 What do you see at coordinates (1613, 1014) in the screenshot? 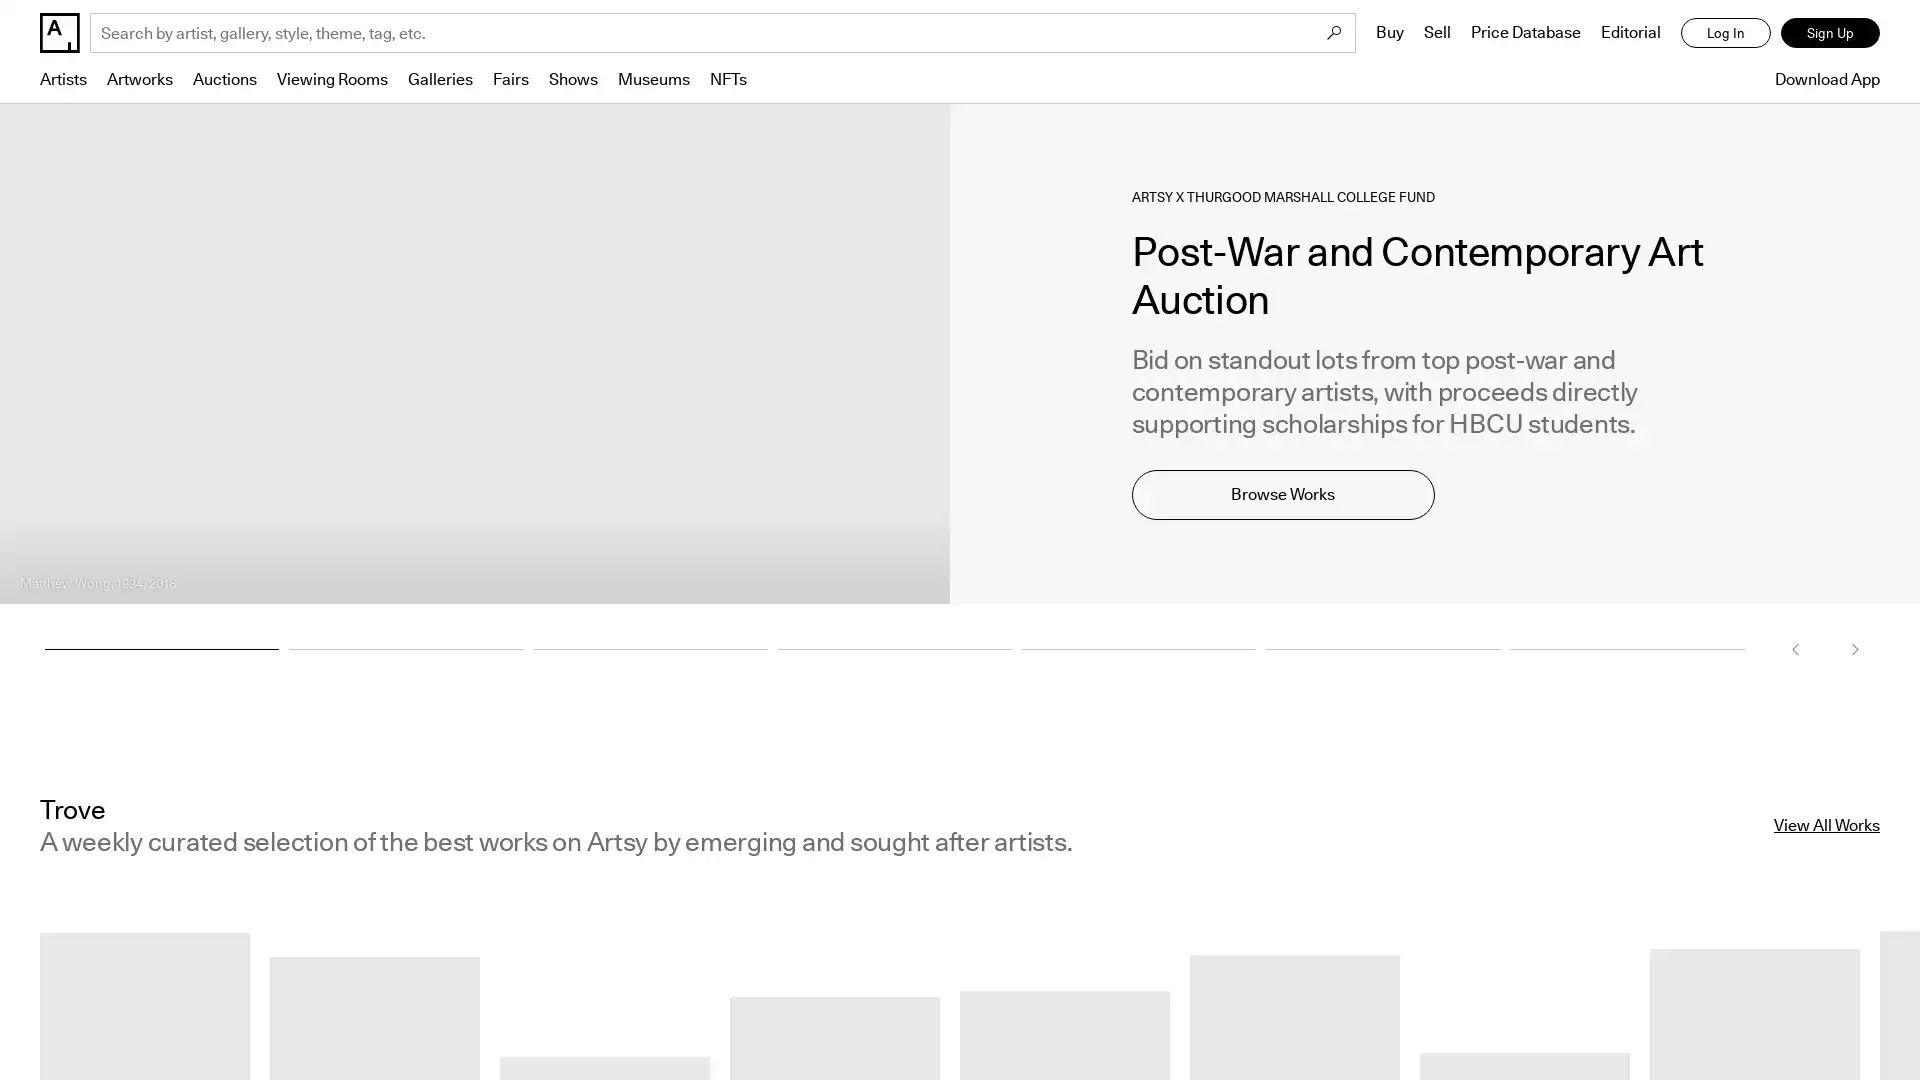
I see `Manage Cookies` at bounding box center [1613, 1014].